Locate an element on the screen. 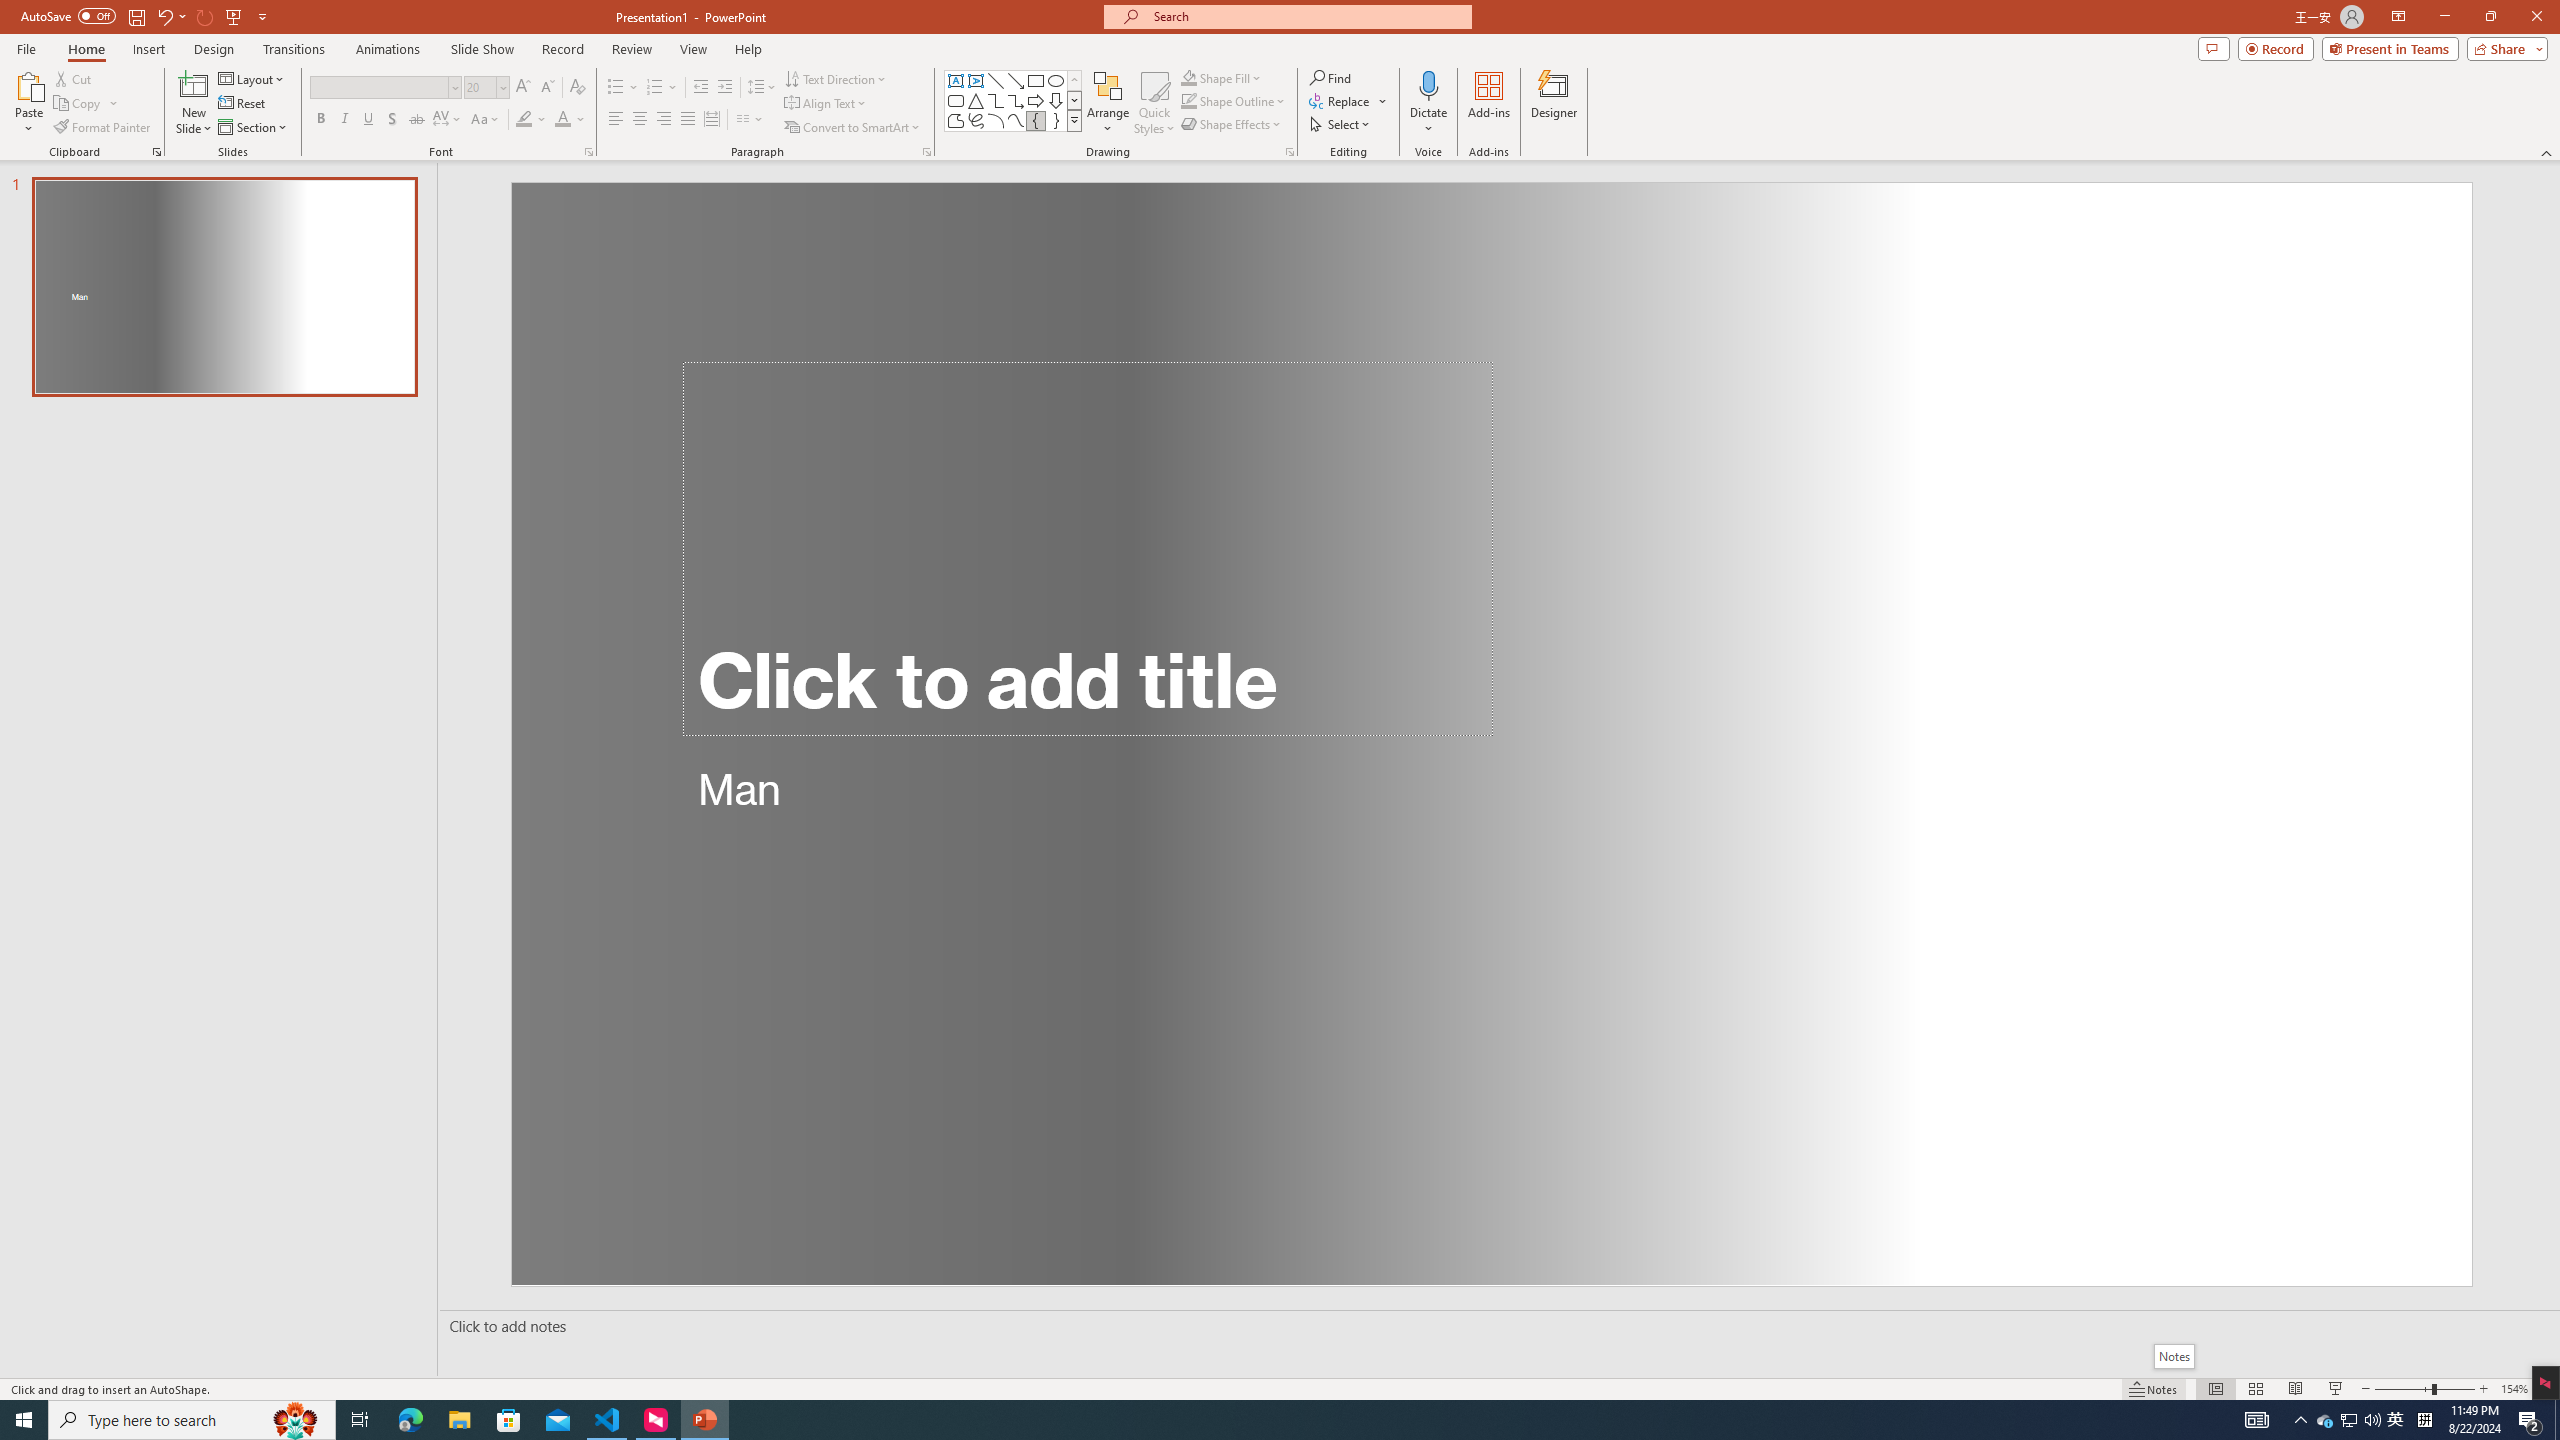 This screenshot has width=2560, height=1440. 'Line Spacing' is located at coordinates (762, 87).